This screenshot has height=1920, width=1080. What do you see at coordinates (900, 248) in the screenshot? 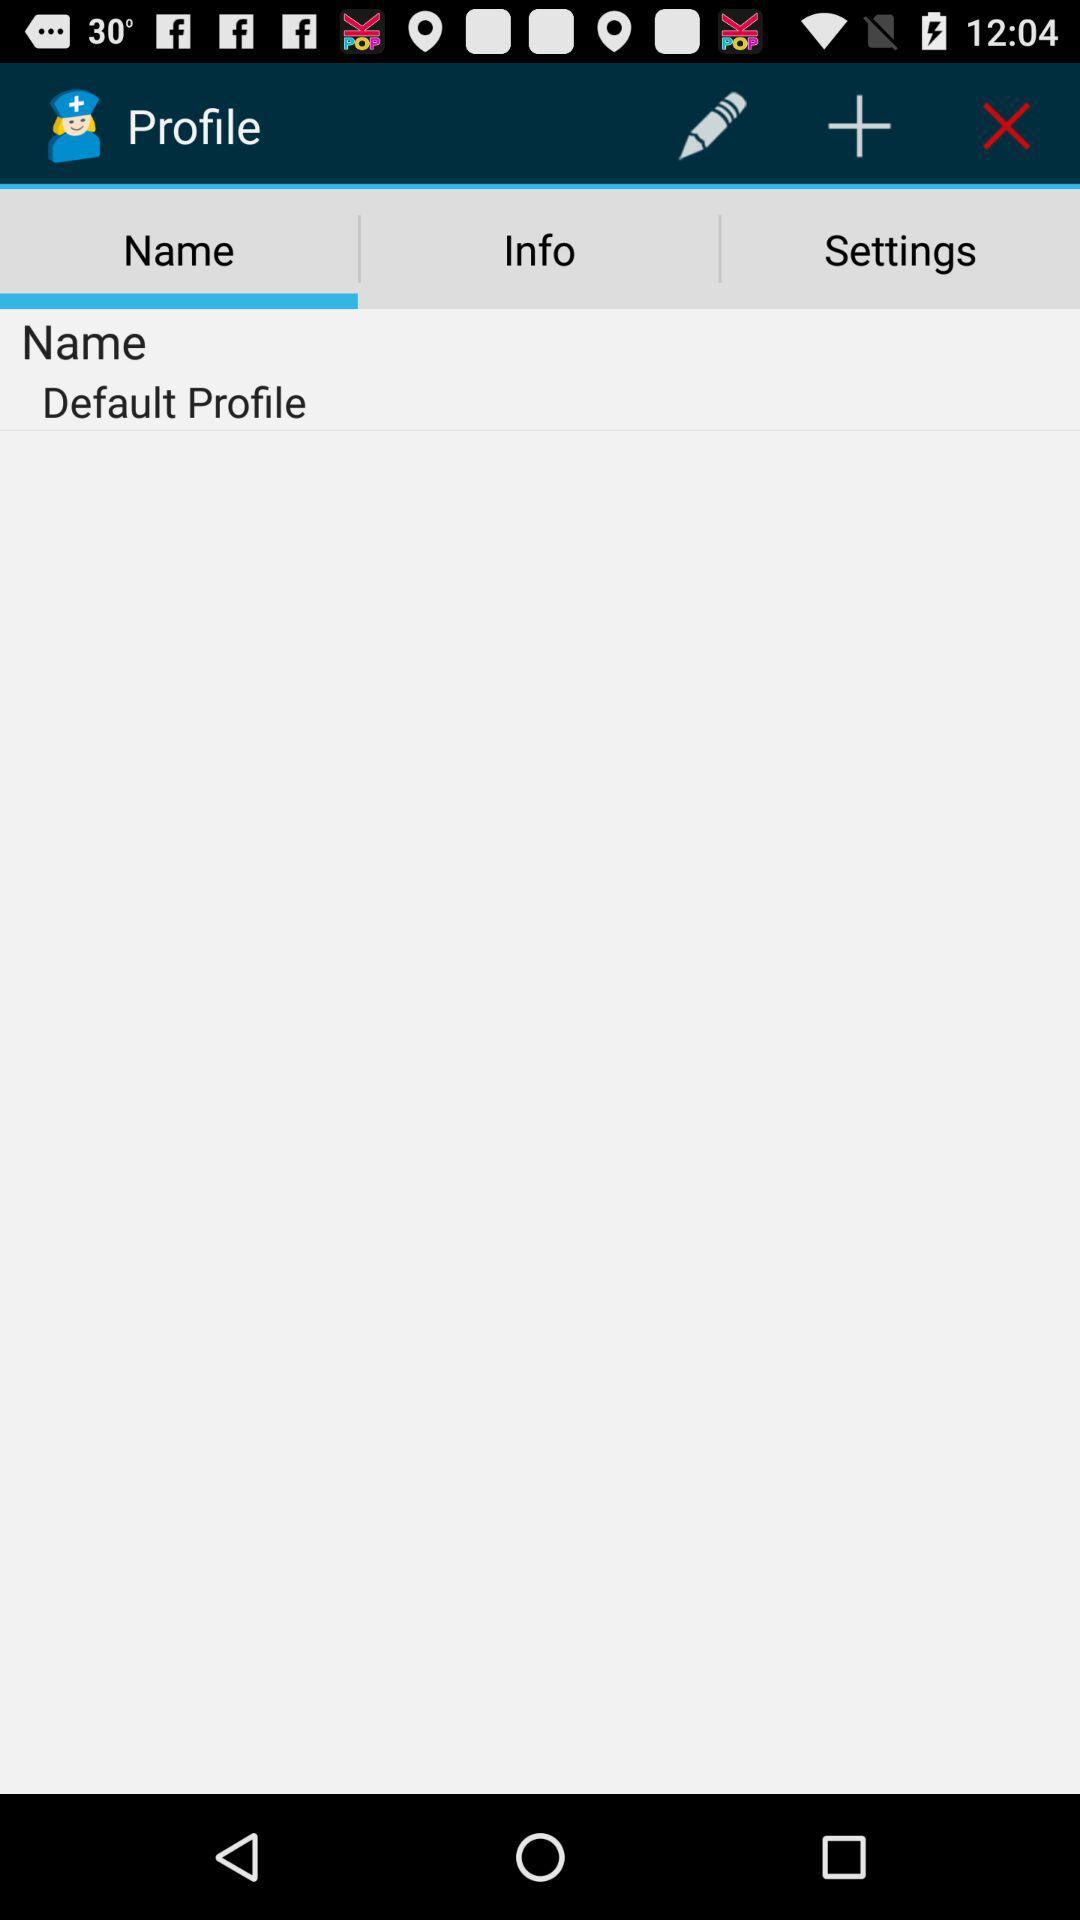
I see `the settings item` at bounding box center [900, 248].